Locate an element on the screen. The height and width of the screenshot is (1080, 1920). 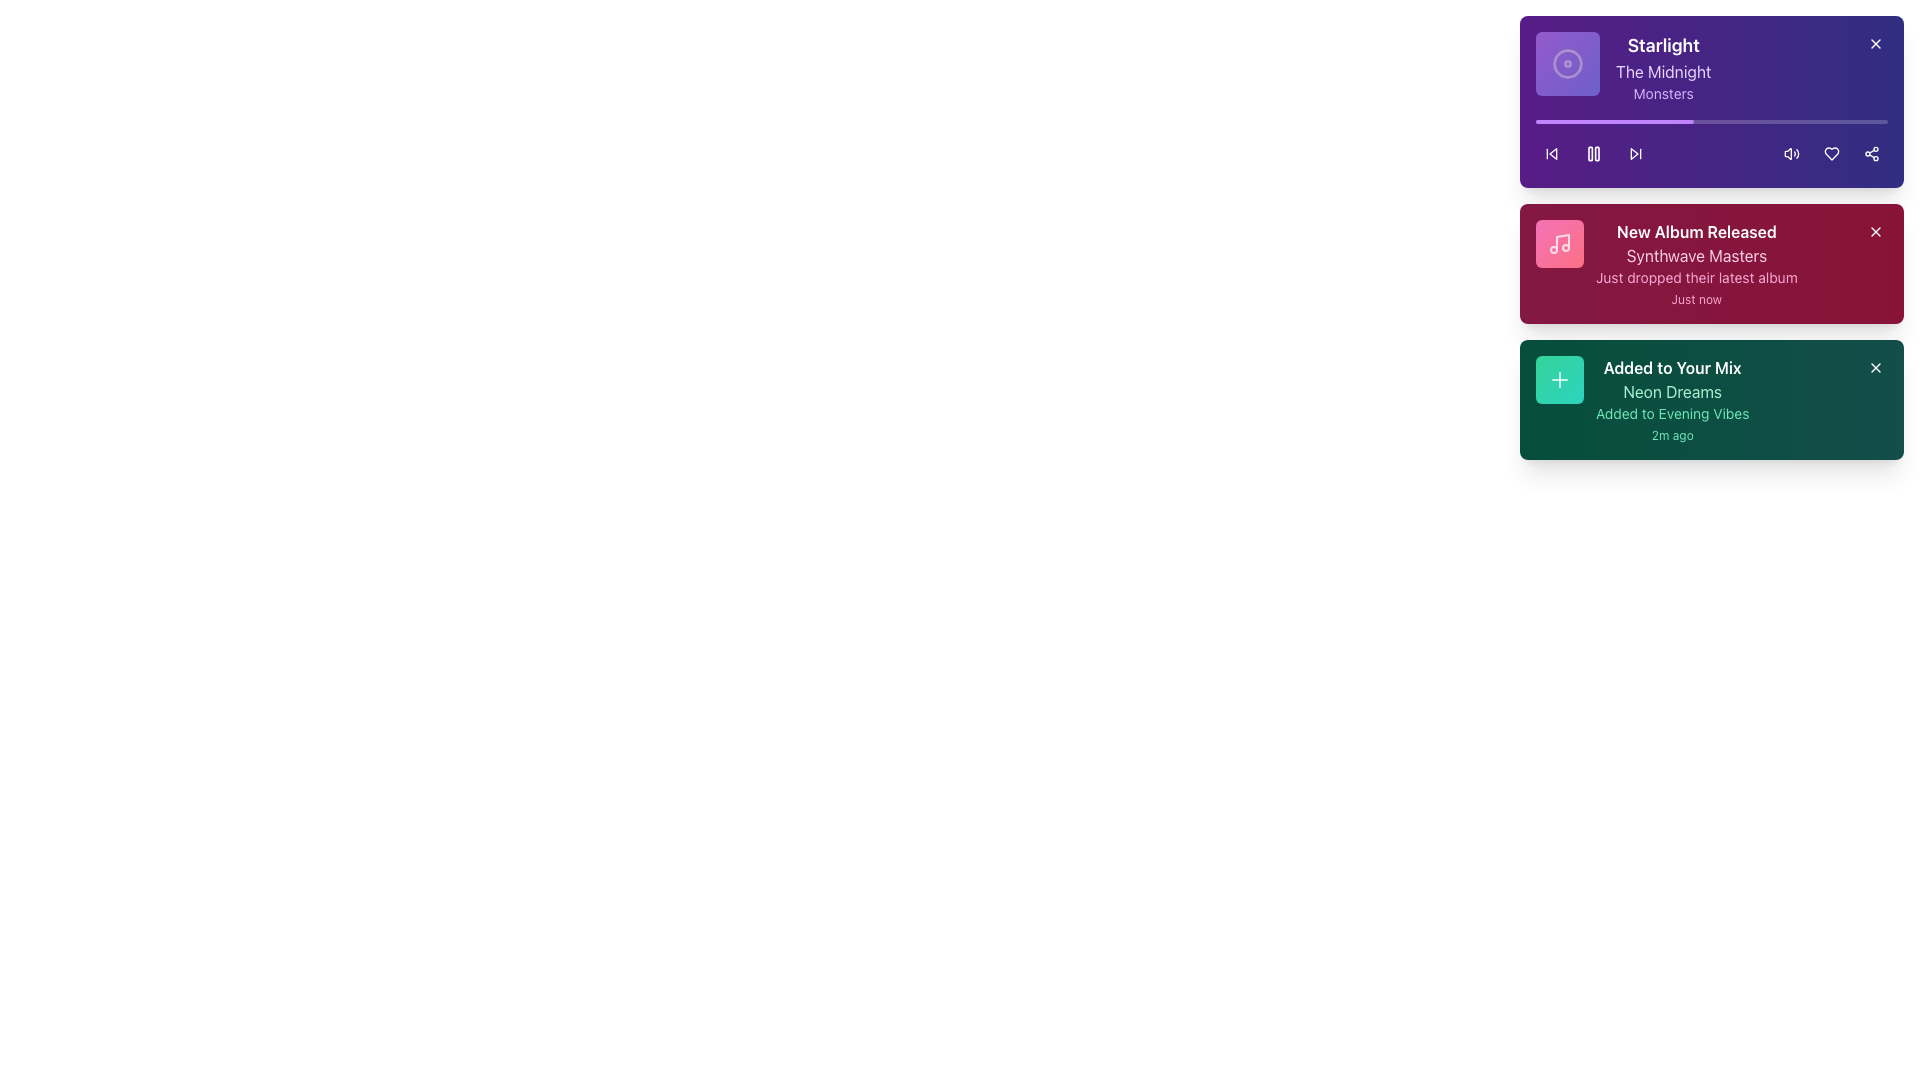
the dismiss button styled with an 'X' icon located at the top-right corner of the card displaying the track 'Starlight' by 'The Midnight' is located at coordinates (1875, 43).